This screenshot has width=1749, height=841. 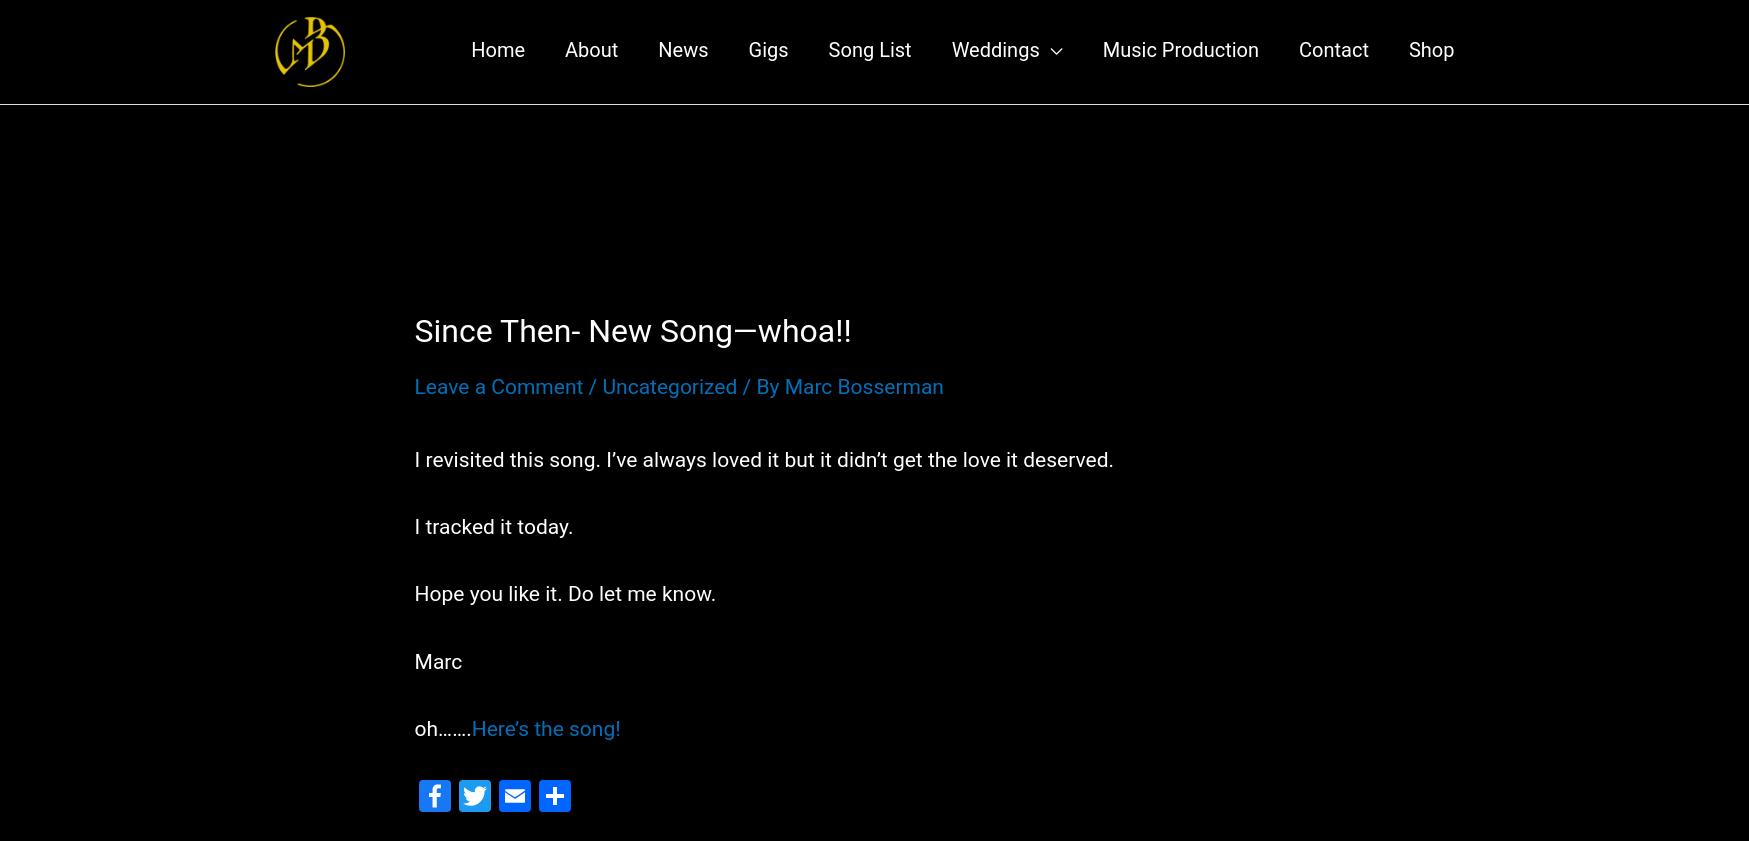 What do you see at coordinates (544, 747) in the screenshot?
I see `'Here’s the song!'` at bounding box center [544, 747].